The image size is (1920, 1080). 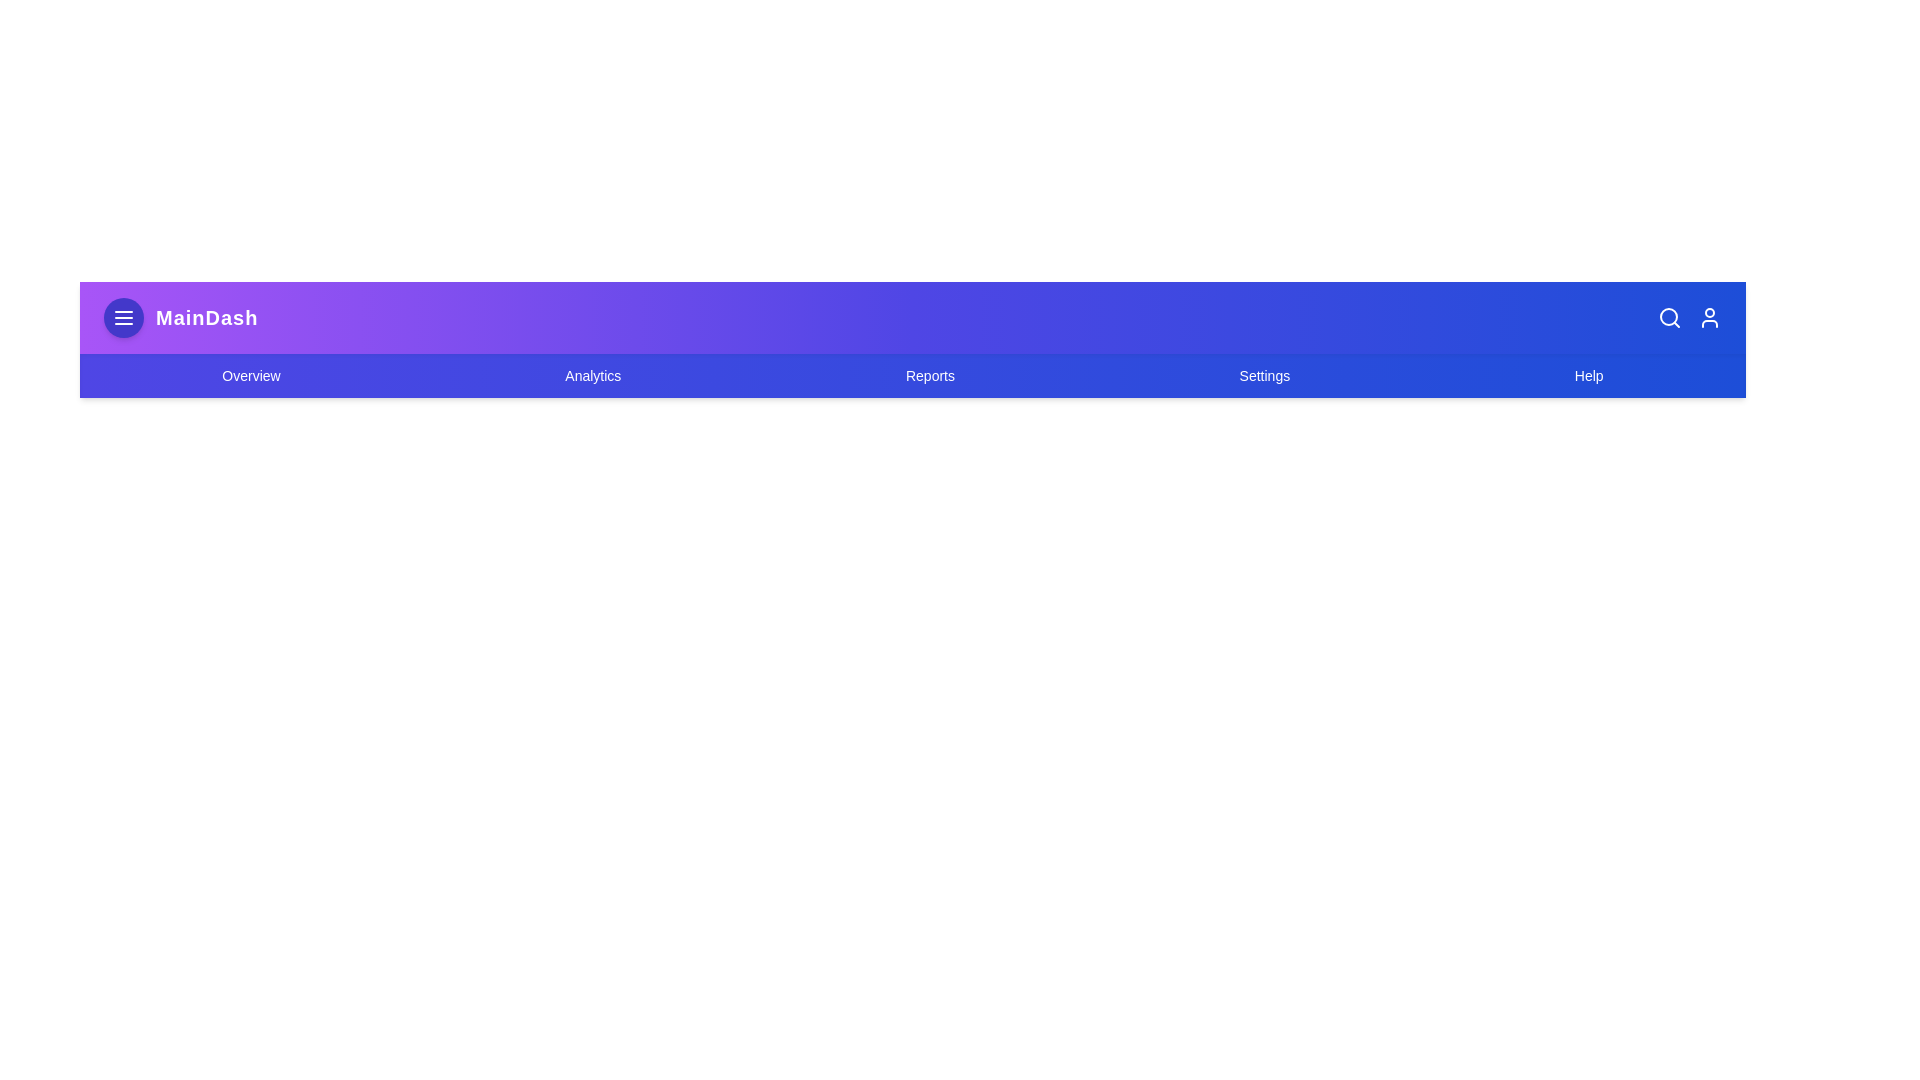 I want to click on the navigation link Help to navigate to its respective section, so click(x=1587, y=375).